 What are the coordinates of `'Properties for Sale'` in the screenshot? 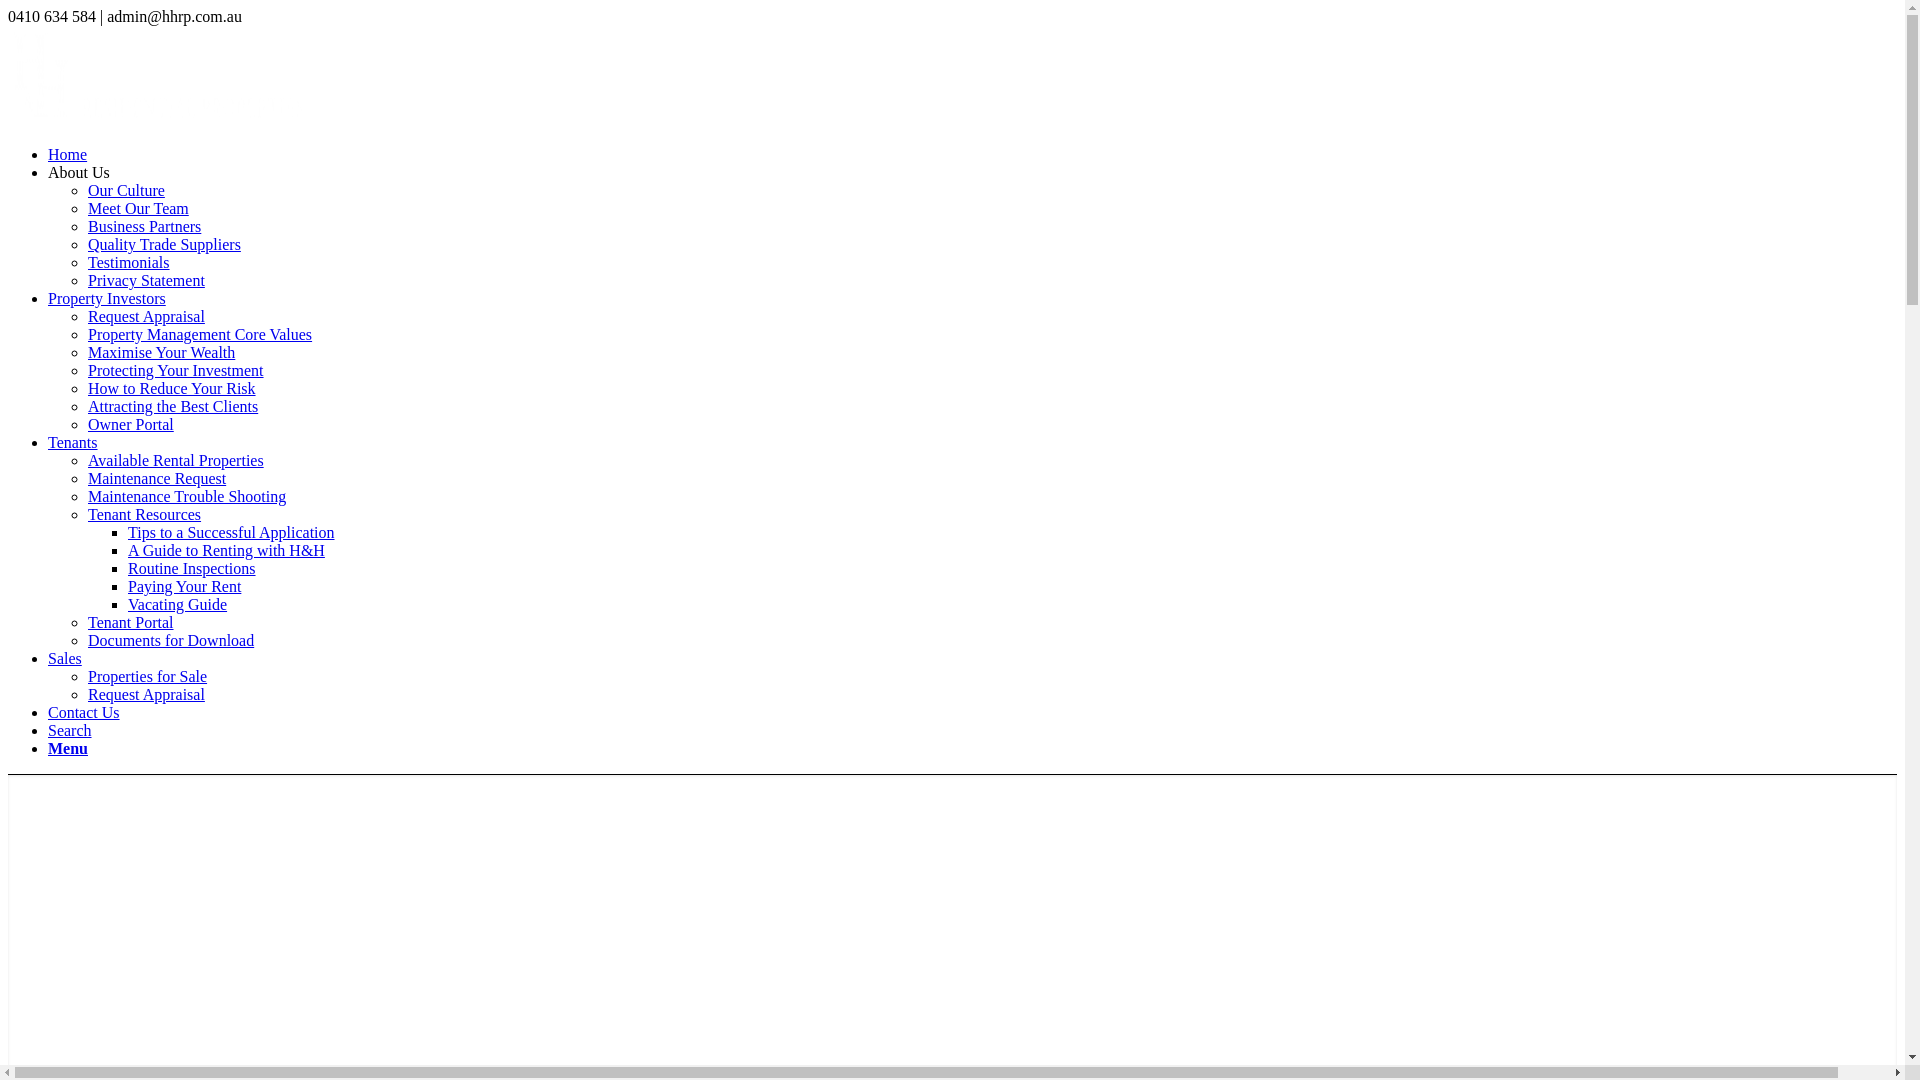 It's located at (146, 675).